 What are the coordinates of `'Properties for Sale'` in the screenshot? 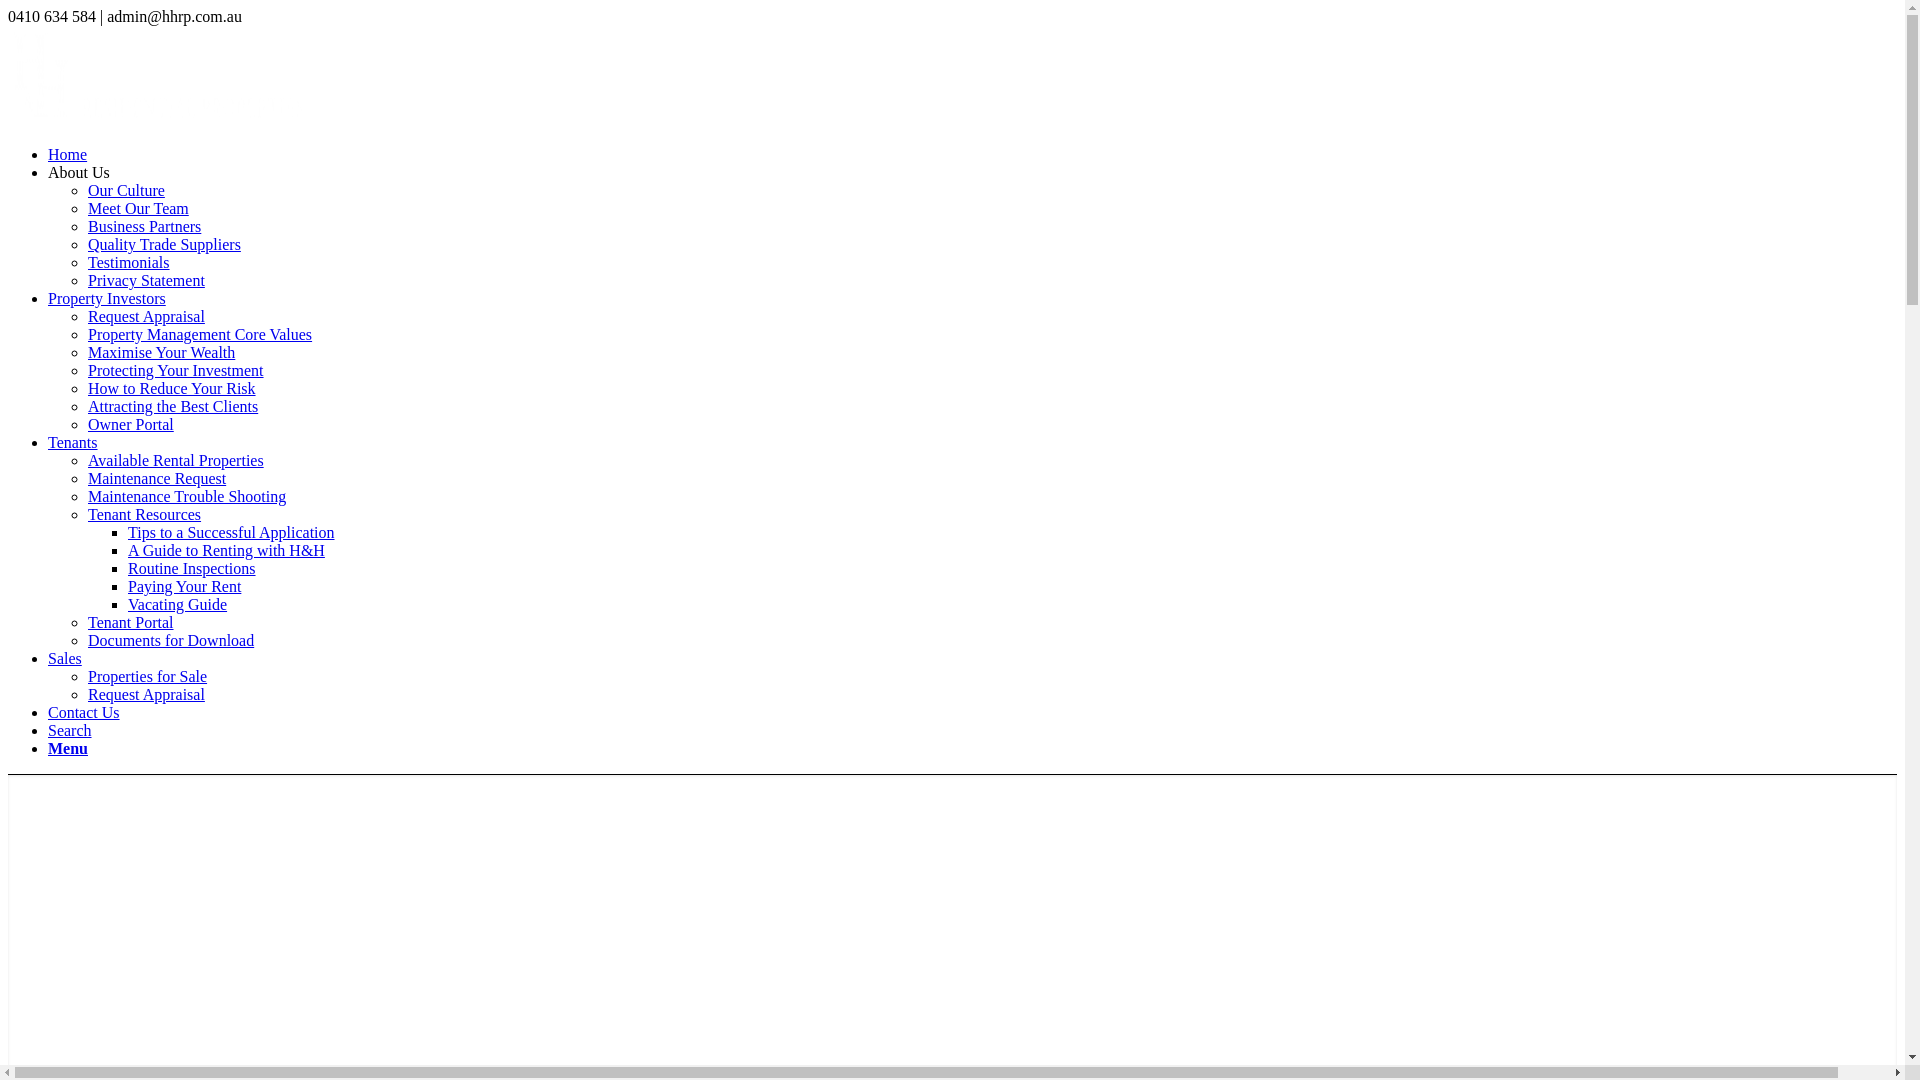 It's located at (146, 675).